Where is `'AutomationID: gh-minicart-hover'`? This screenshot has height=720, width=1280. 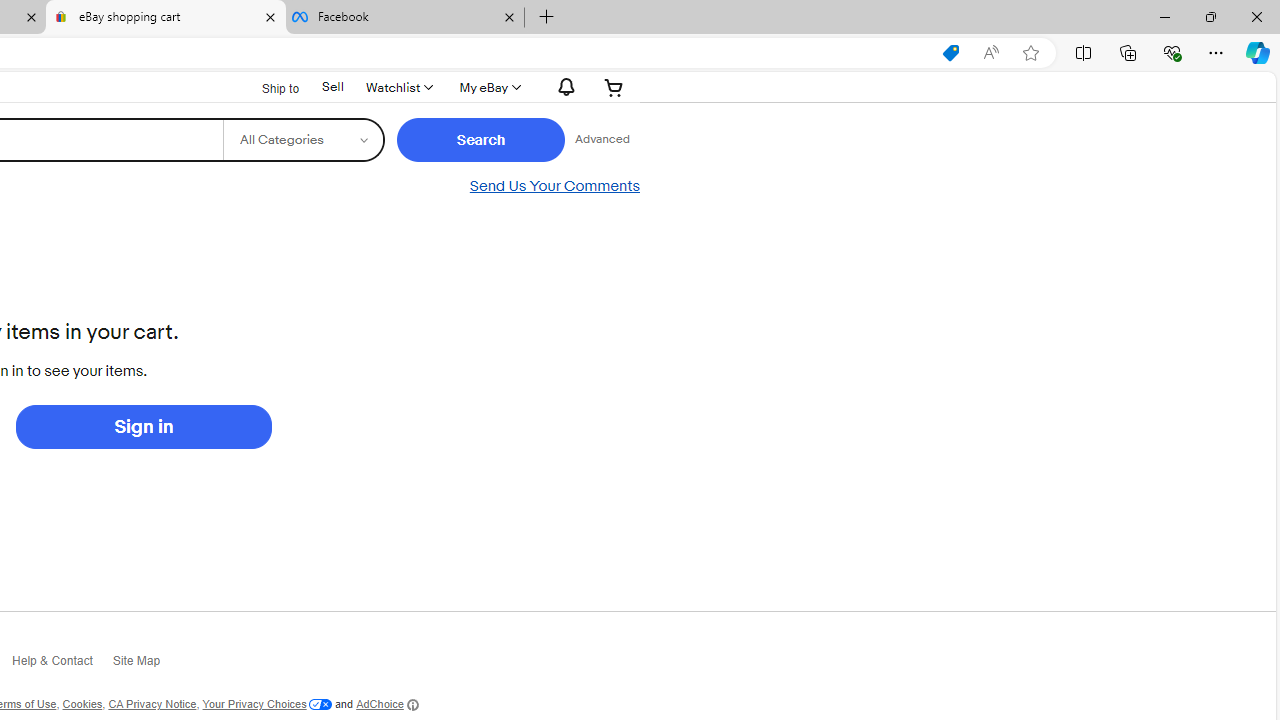
'AutomationID: gh-minicart-hover' is located at coordinates (613, 86).